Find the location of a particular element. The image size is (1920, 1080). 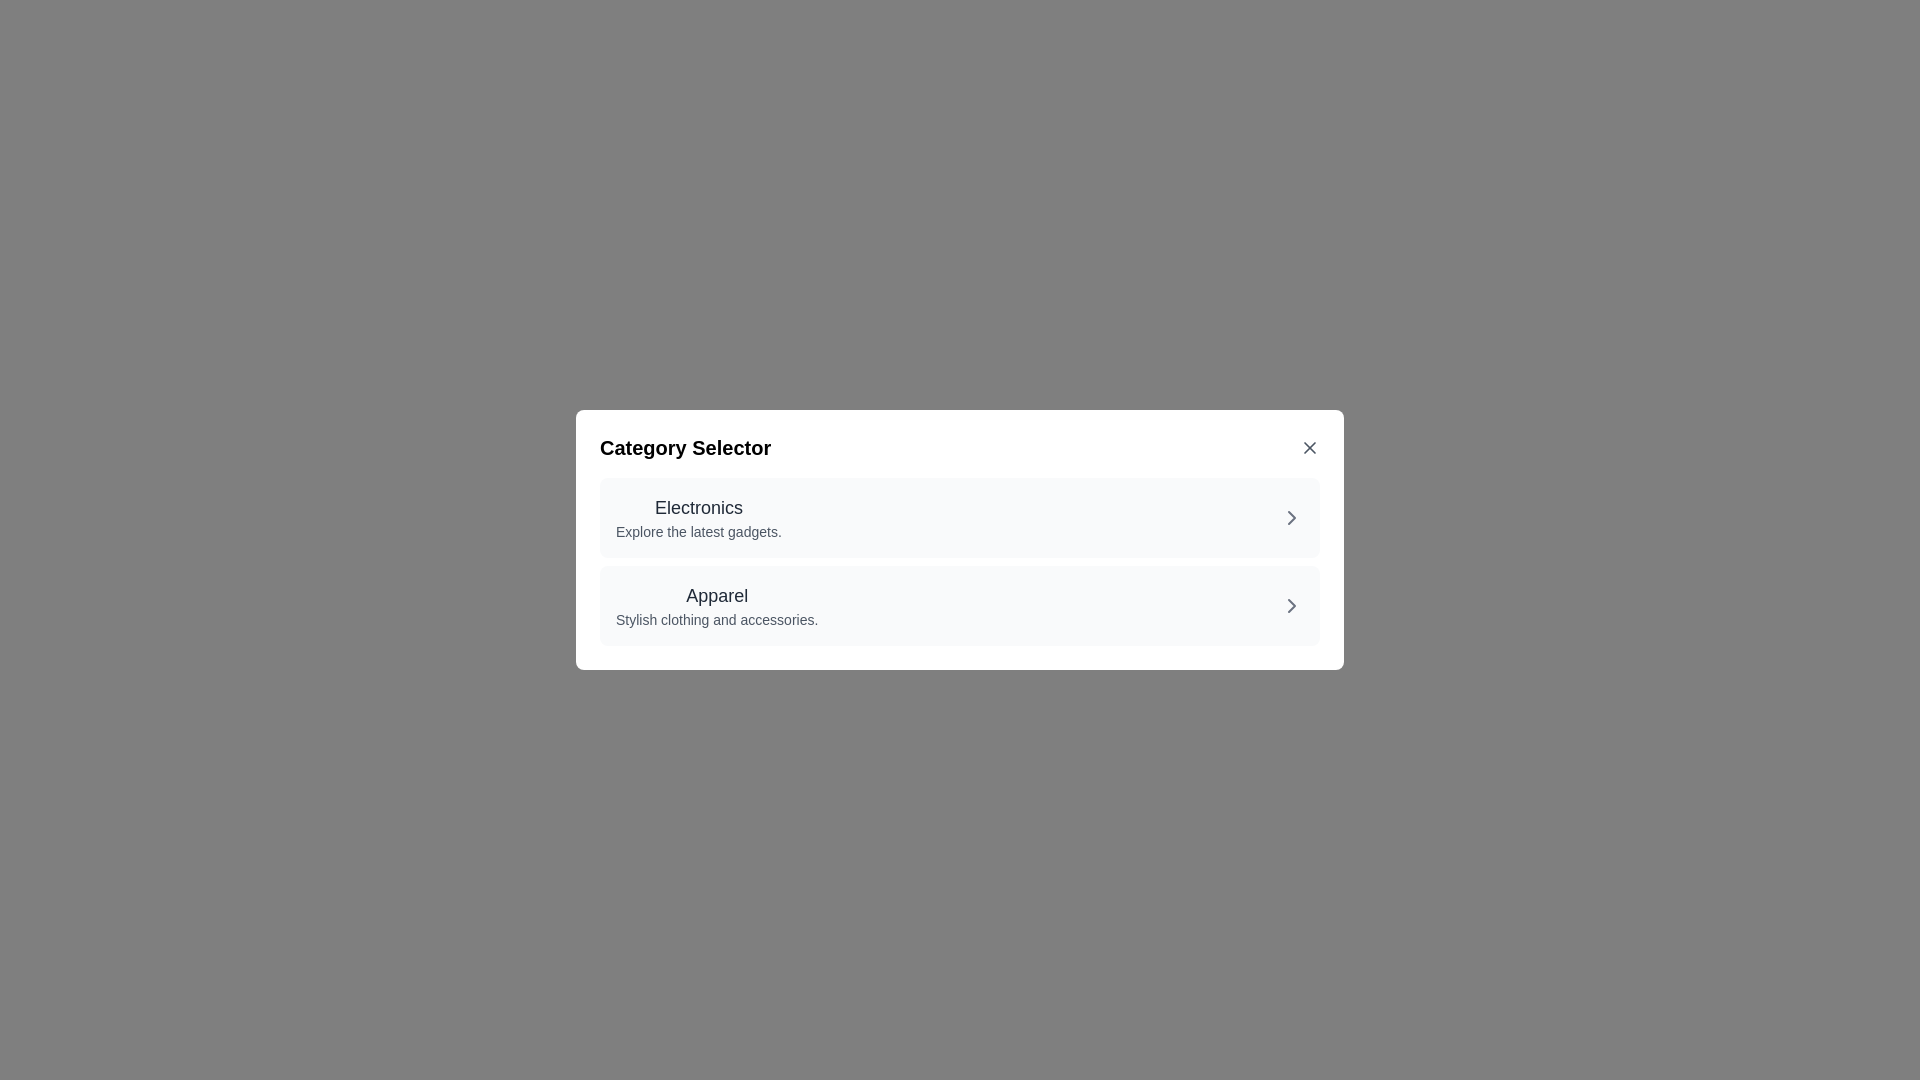

the selectable category option for 'Apparel' in the category listing is located at coordinates (717, 604).